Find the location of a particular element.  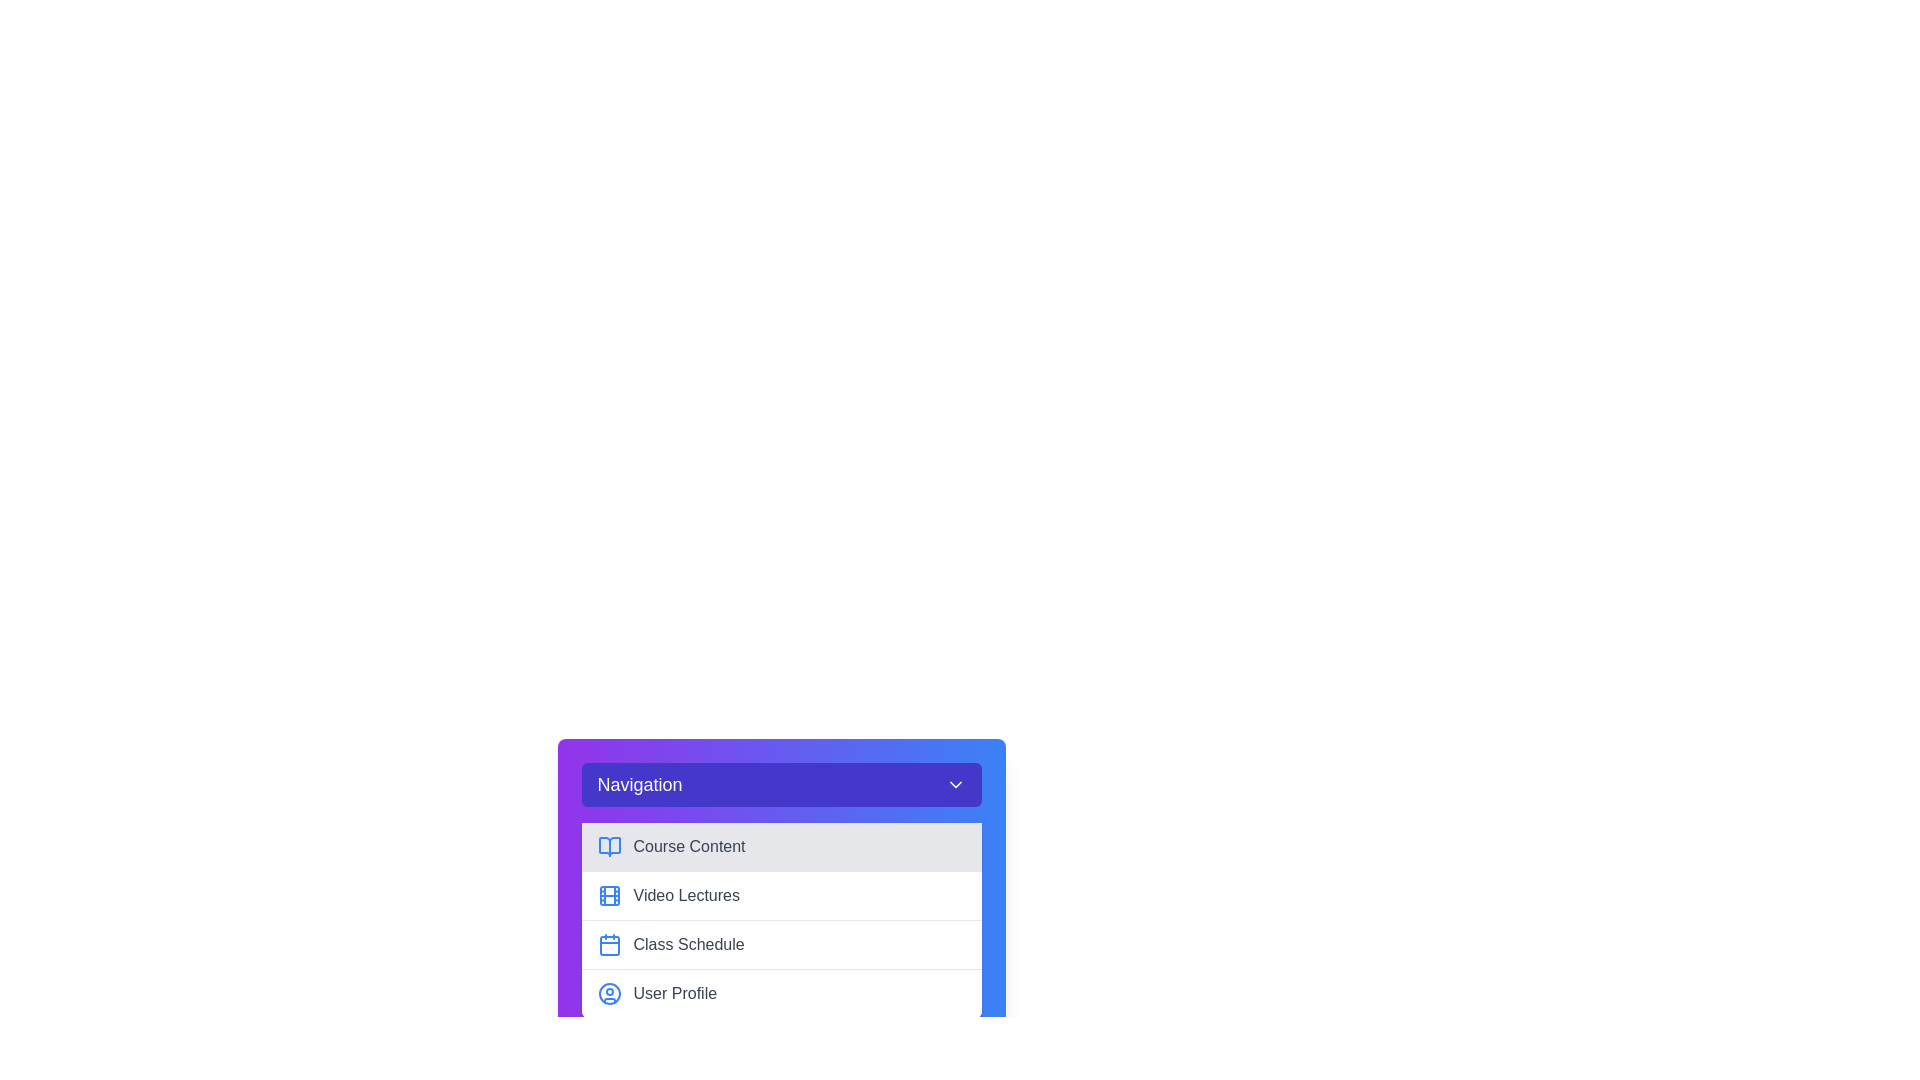

the 'Video Lectures' menu item, which is the second option in the vertical navigation menu is located at coordinates (780, 894).